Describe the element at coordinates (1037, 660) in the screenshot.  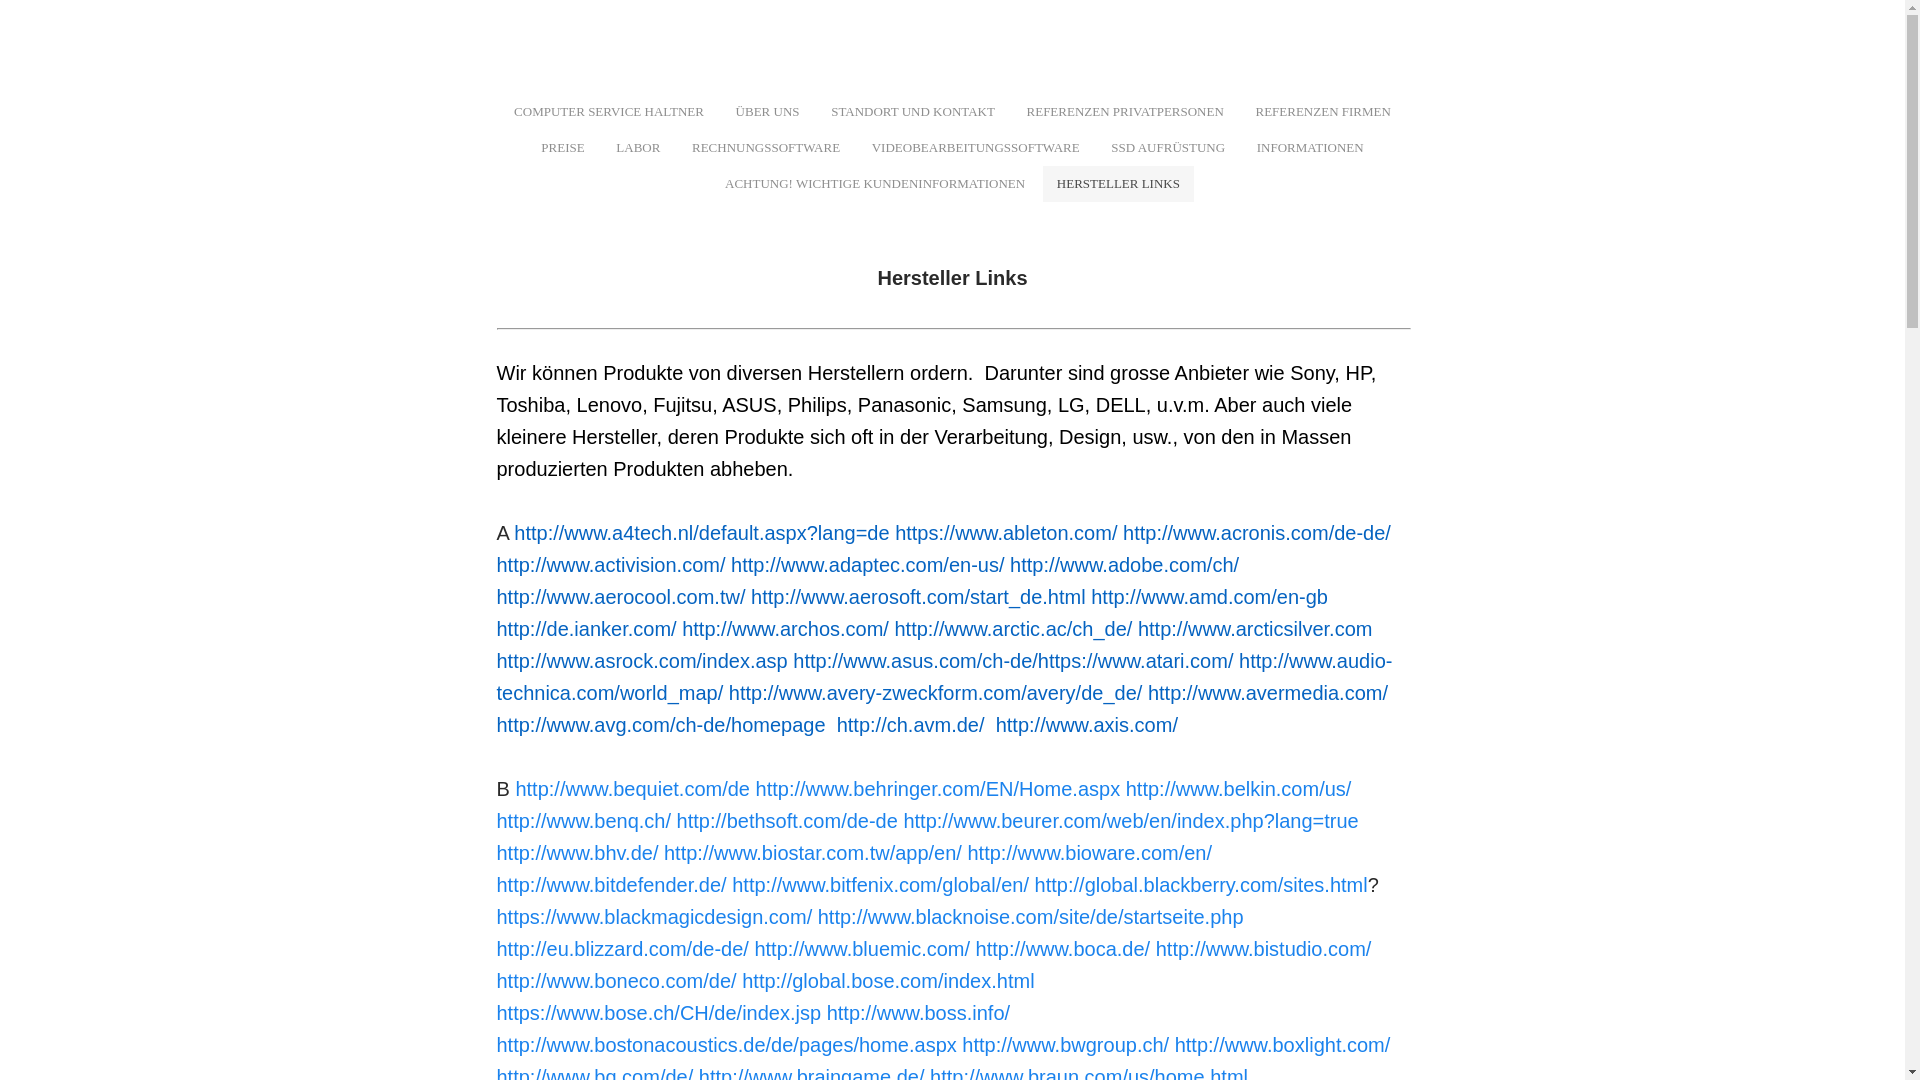
I see `'https://www.atari.com/'` at that location.